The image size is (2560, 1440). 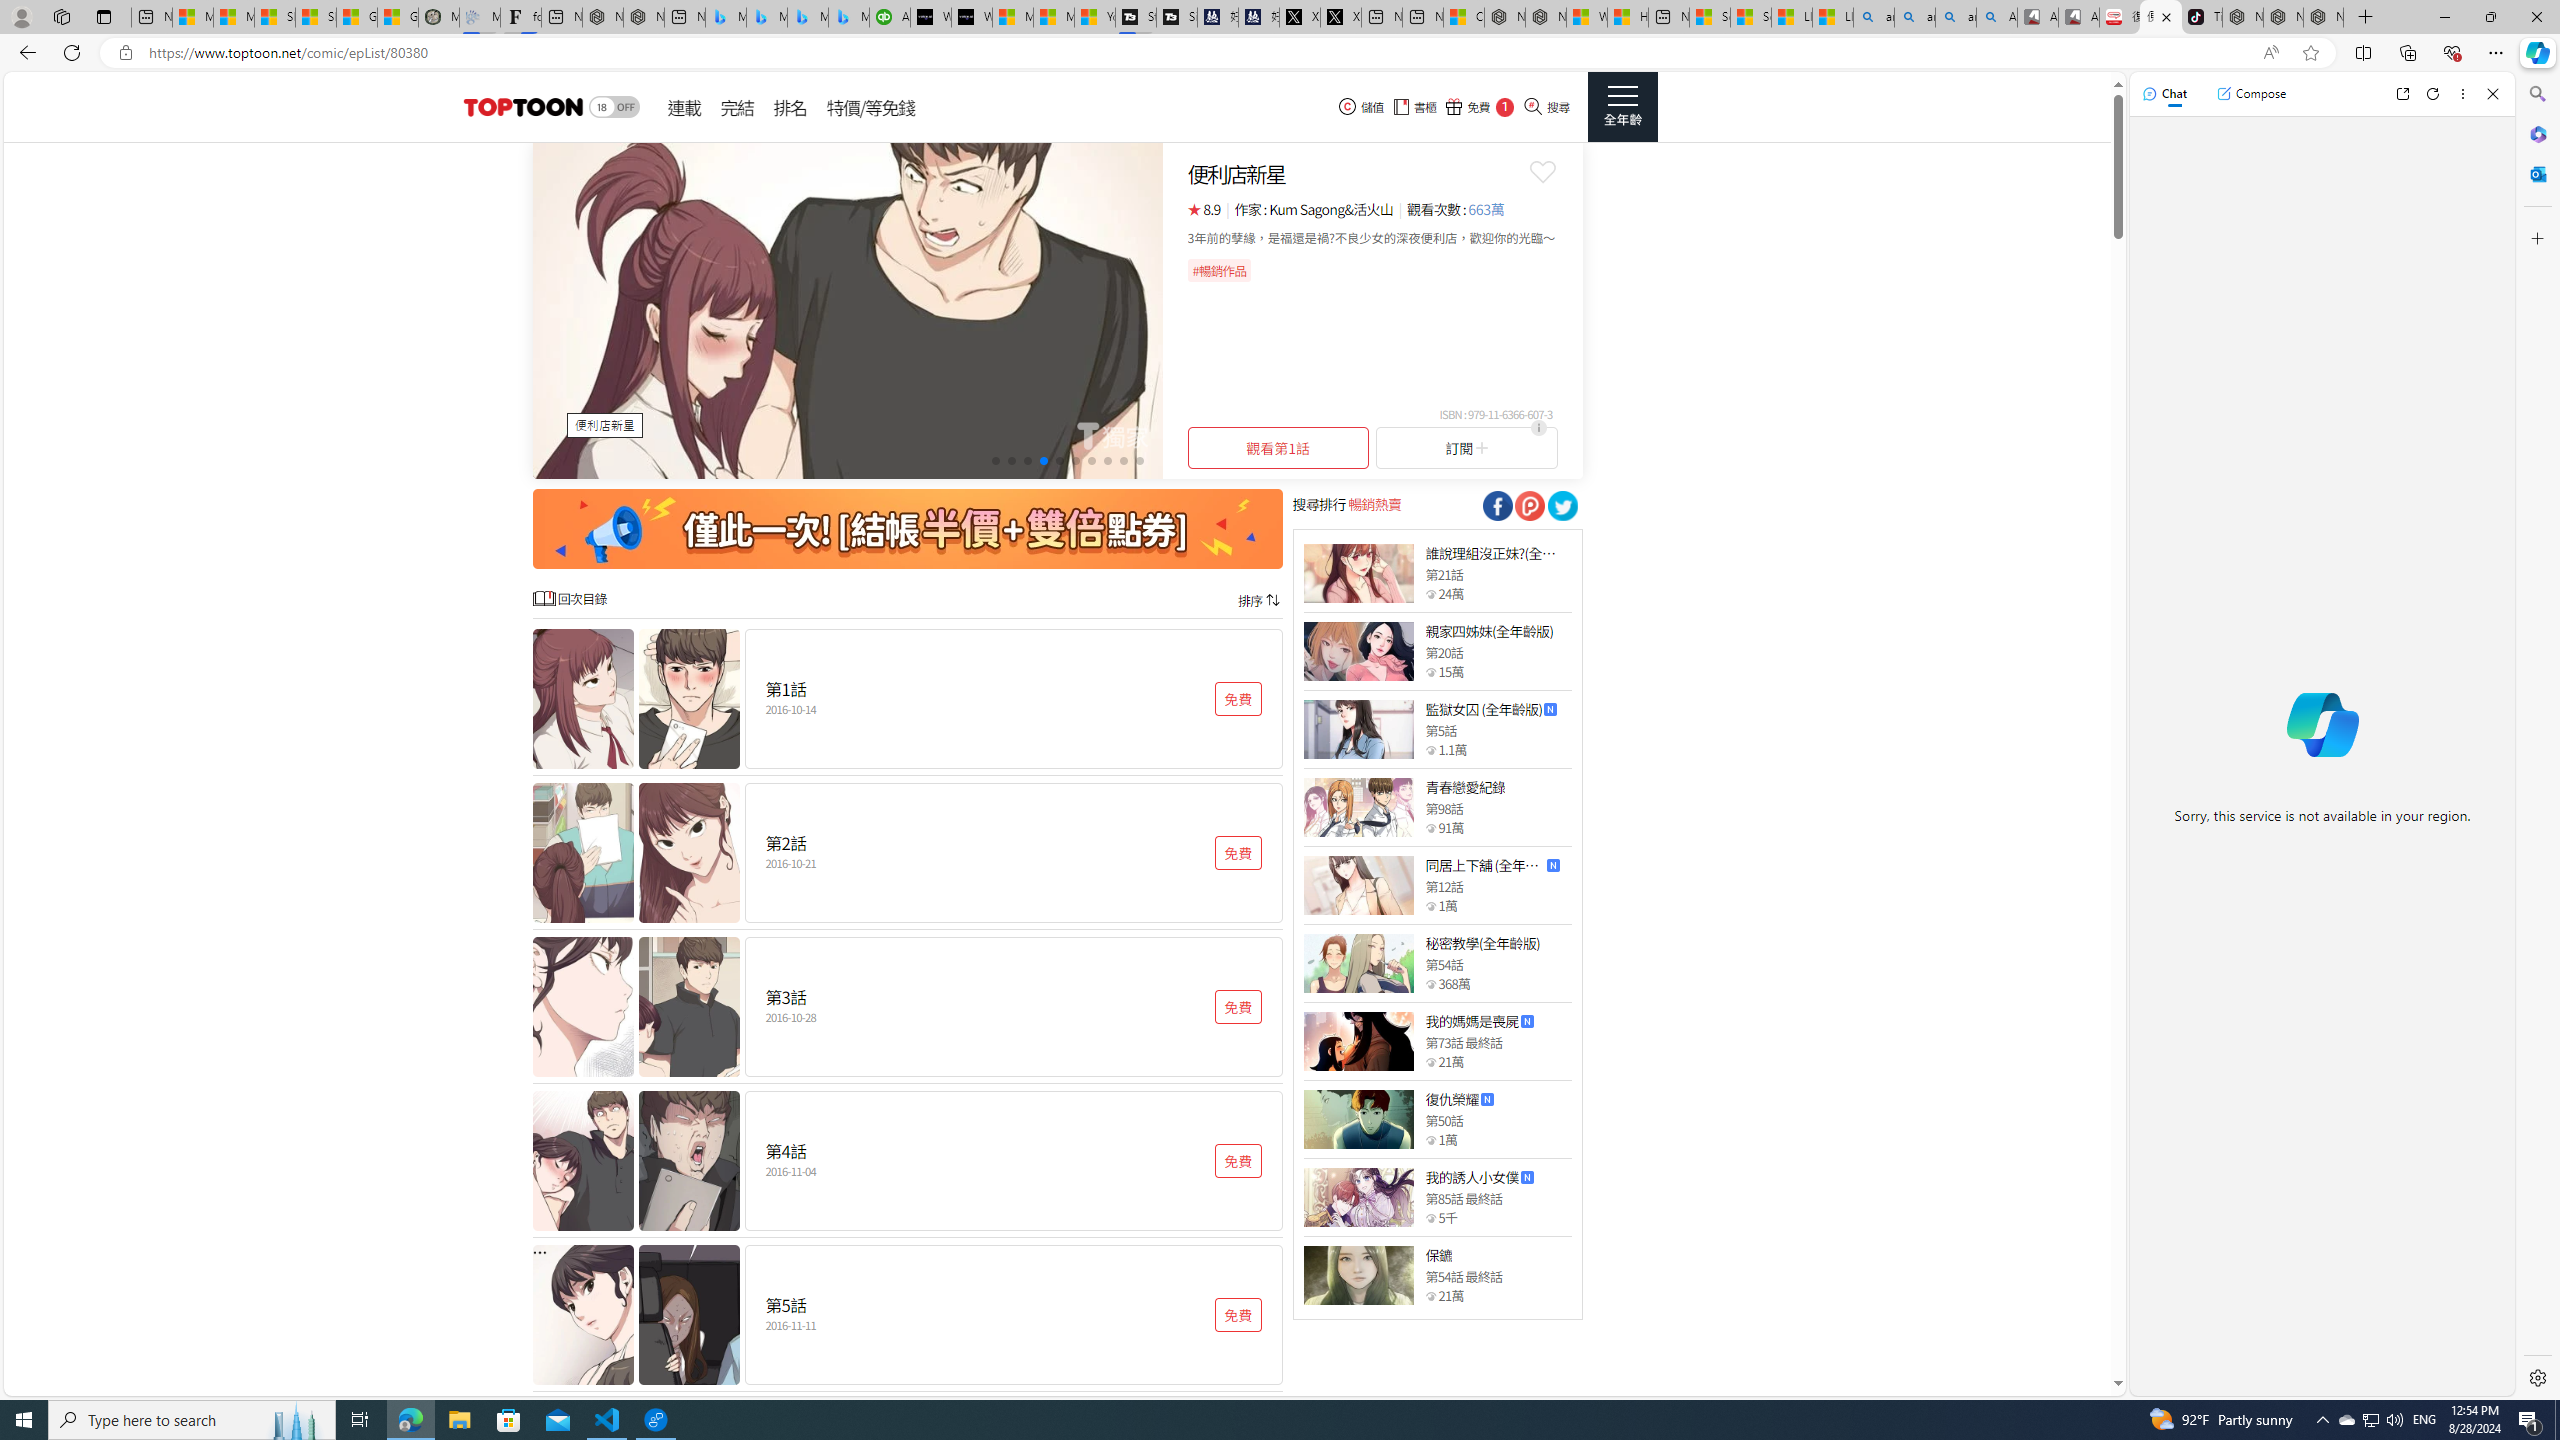 I want to click on 'Microsoft Start Sports', so click(x=1011, y=16).